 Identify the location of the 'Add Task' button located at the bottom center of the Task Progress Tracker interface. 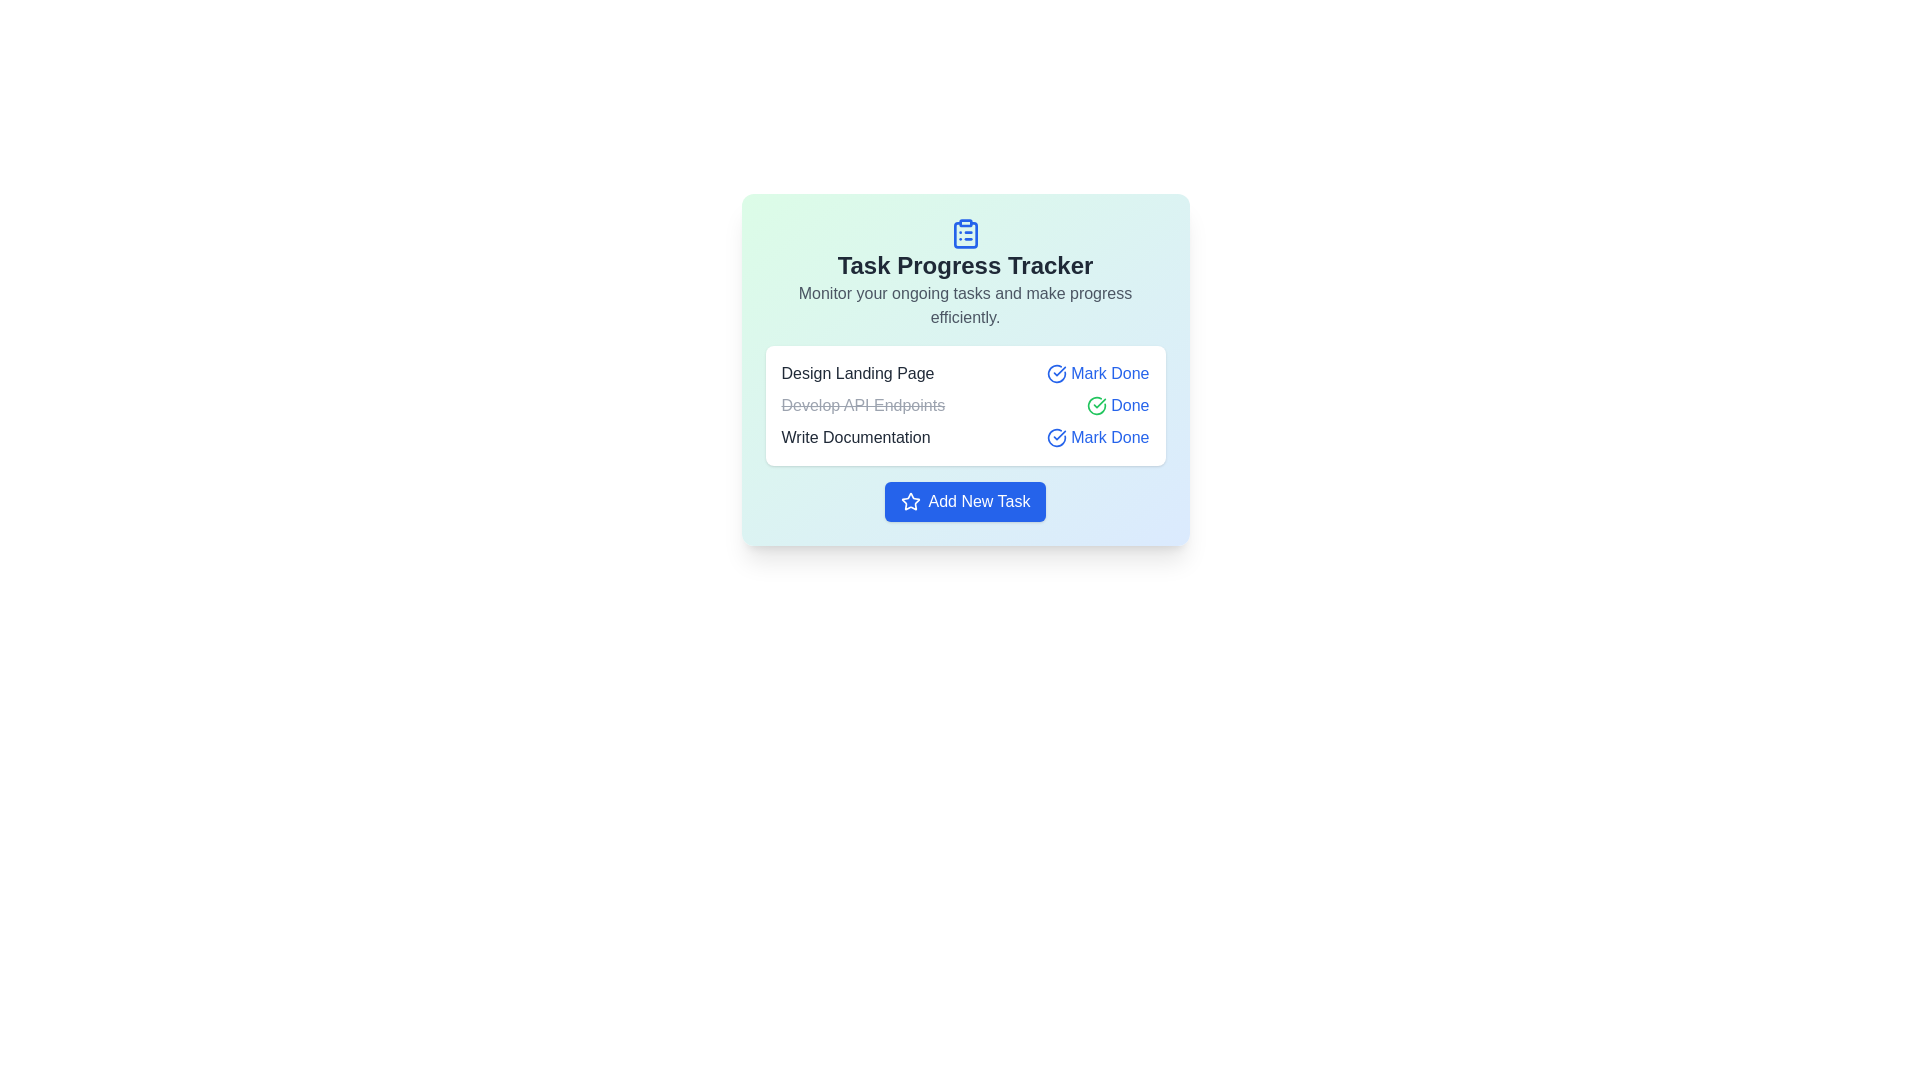
(965, 500).